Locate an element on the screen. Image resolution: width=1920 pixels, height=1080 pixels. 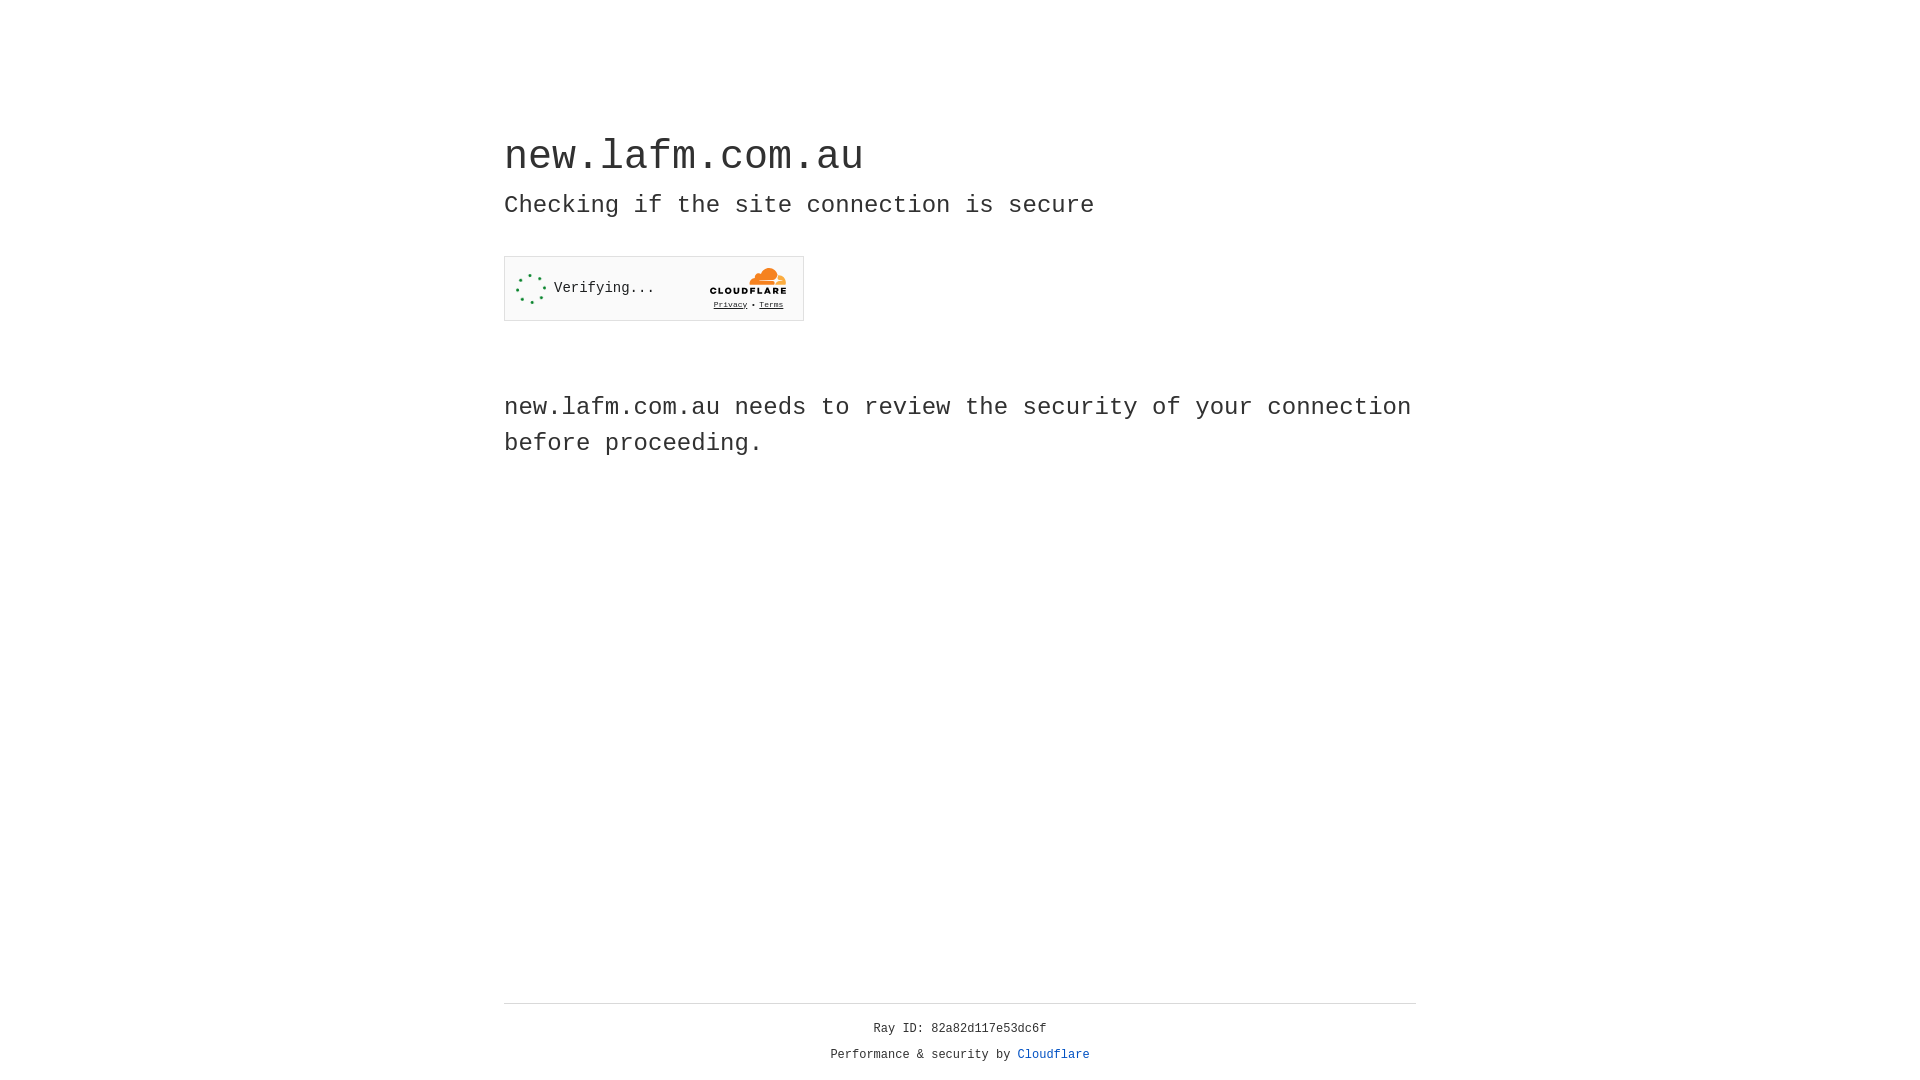
'Cloudflare' is located at coordinates (1053, 1054).